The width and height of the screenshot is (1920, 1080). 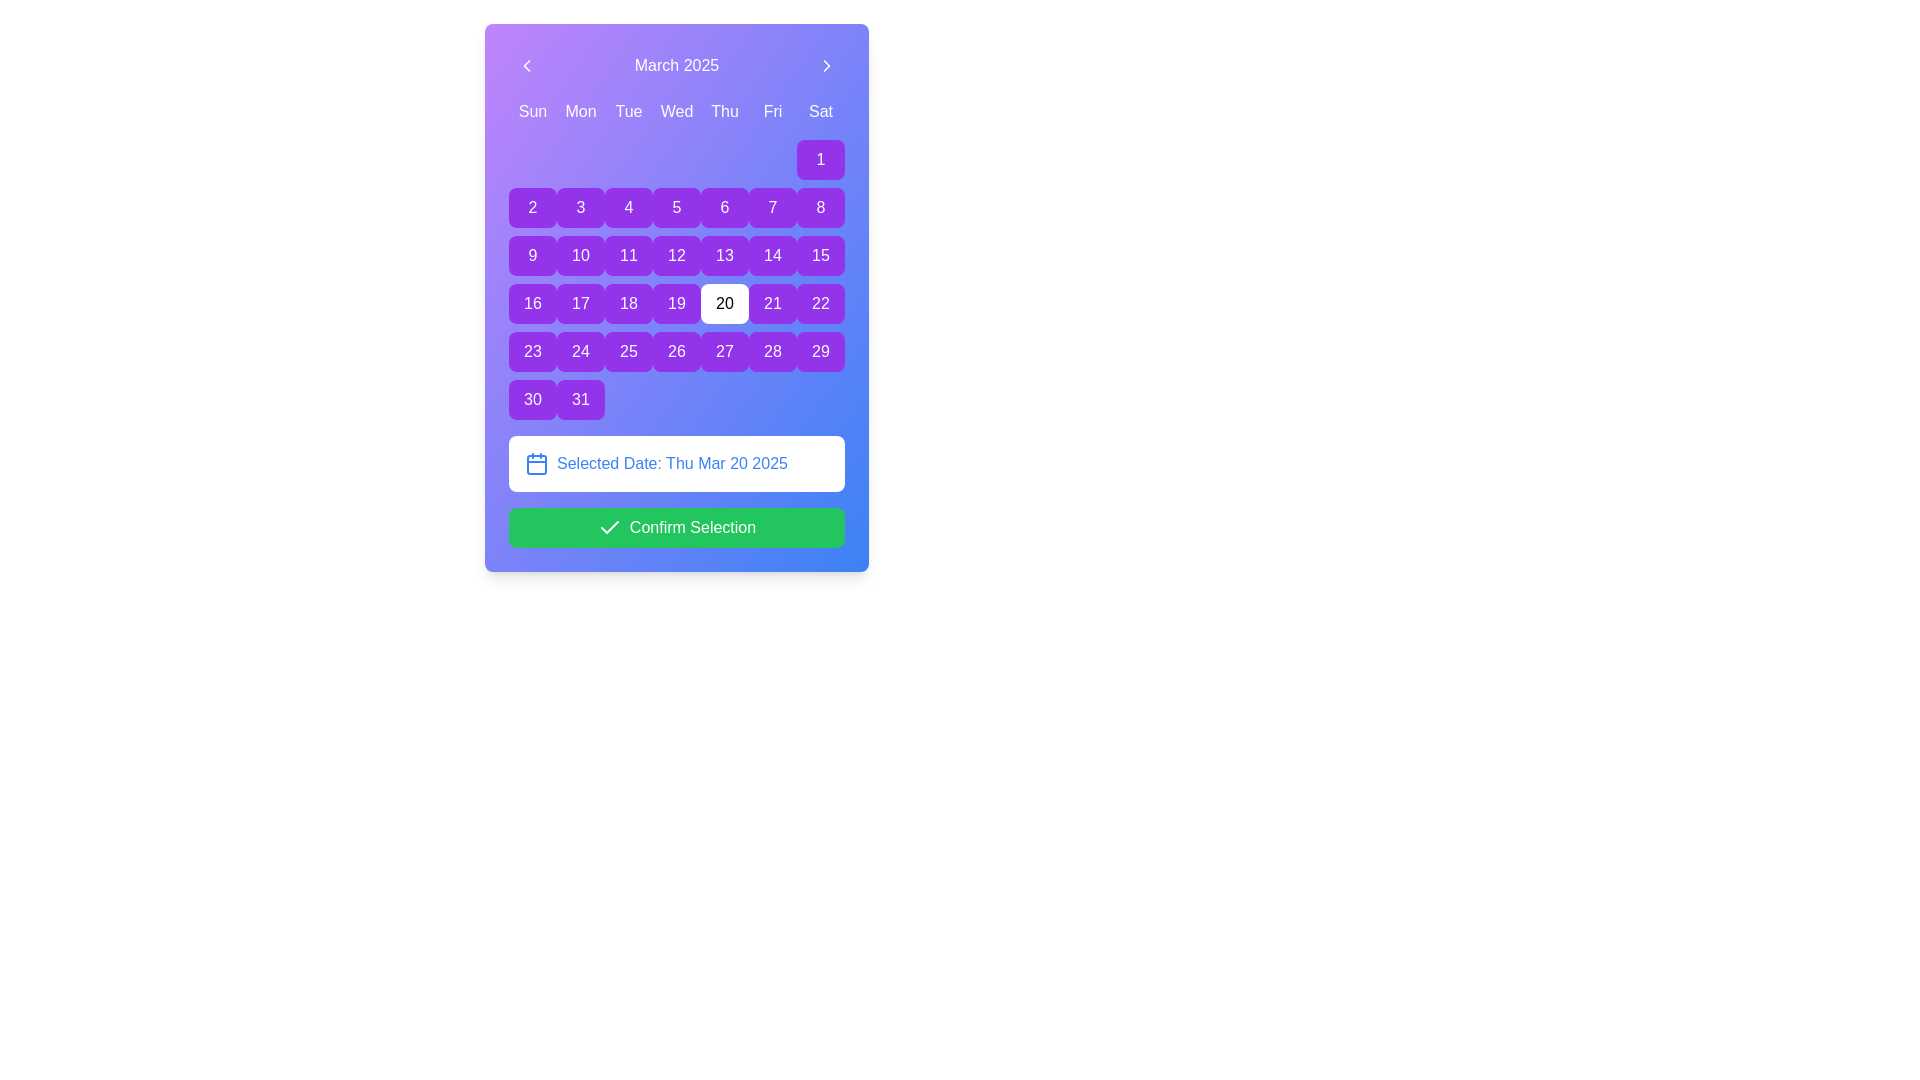 What do you see at coordinates (771, 158) in the screenshot?
I see `the uninteractive grid placeholder, which is the sixth item in the first row of the calendar grid layout, located near the top right corner` at bounding box center [771, 158].